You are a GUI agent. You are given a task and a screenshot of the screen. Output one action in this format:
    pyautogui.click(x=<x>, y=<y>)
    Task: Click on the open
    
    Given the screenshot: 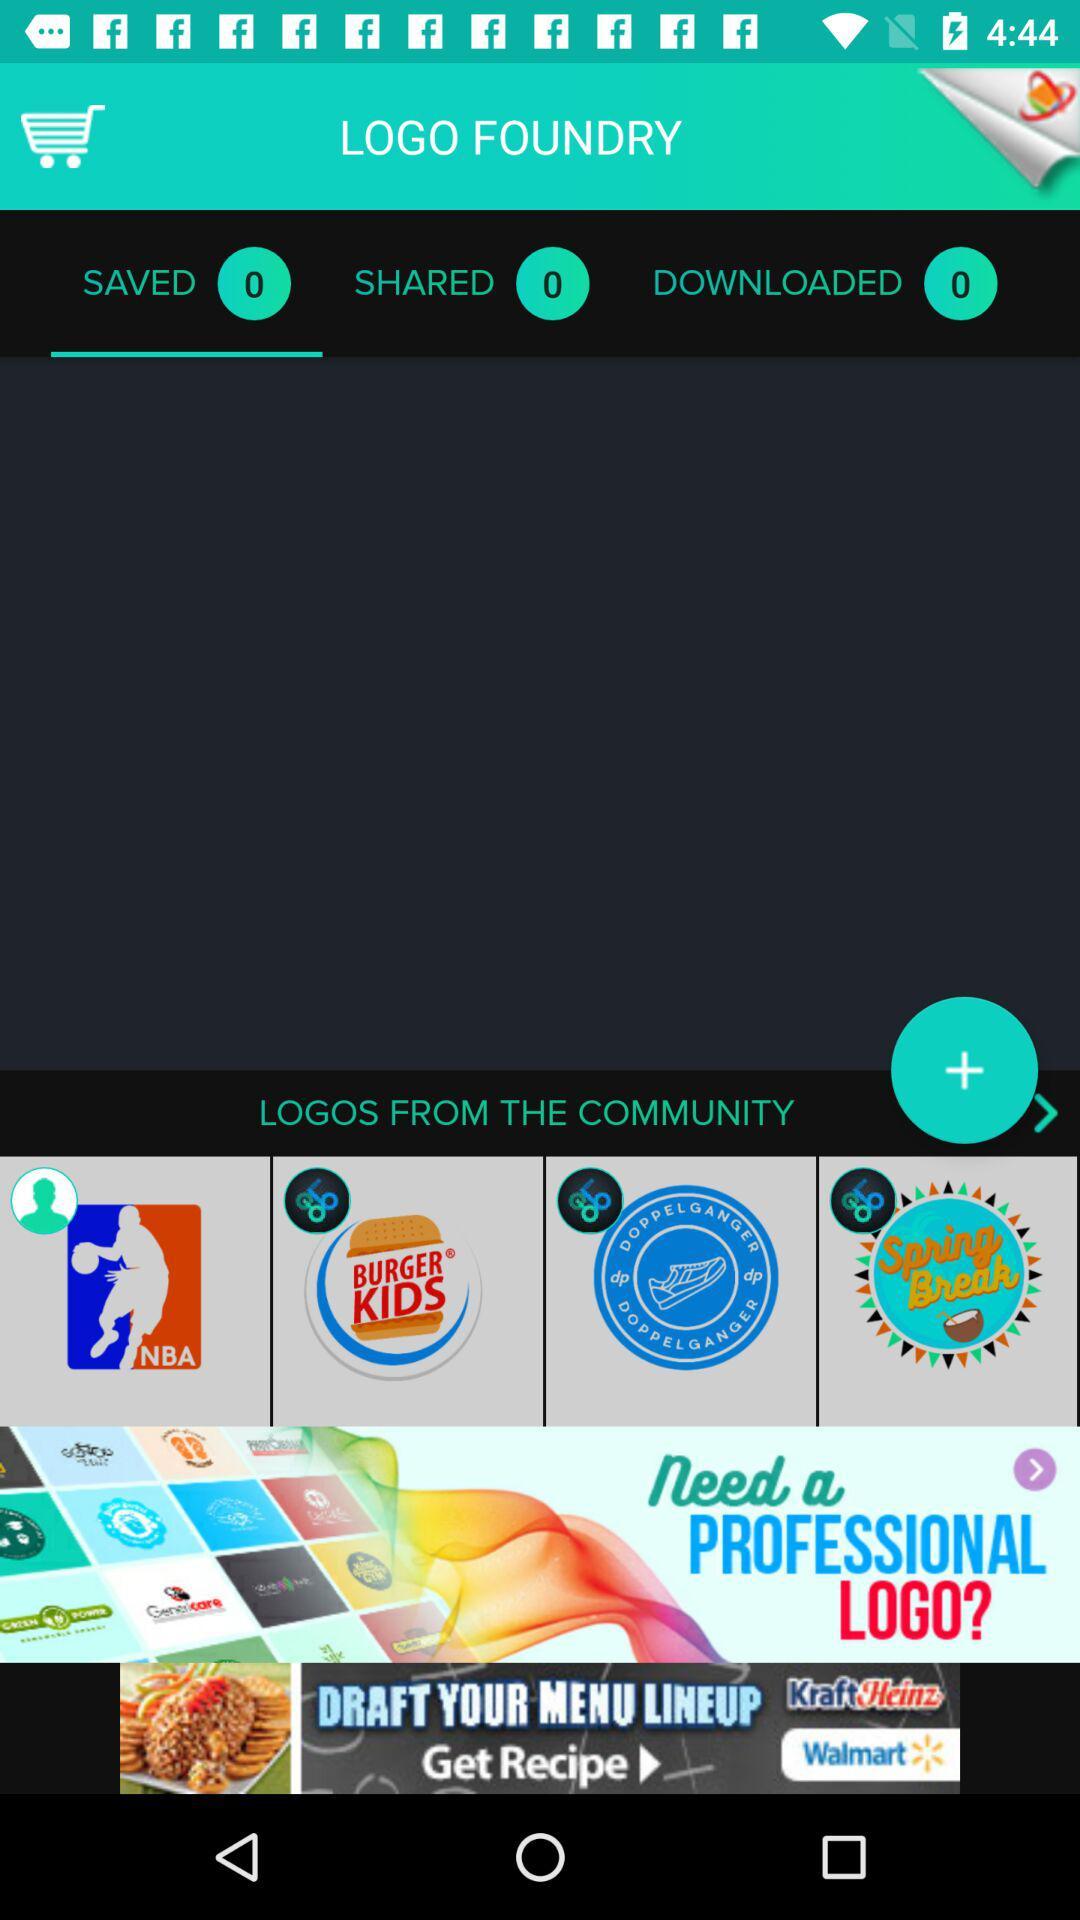 What is the action you would take?
    pyautogui.click(x=998, y=135)
    